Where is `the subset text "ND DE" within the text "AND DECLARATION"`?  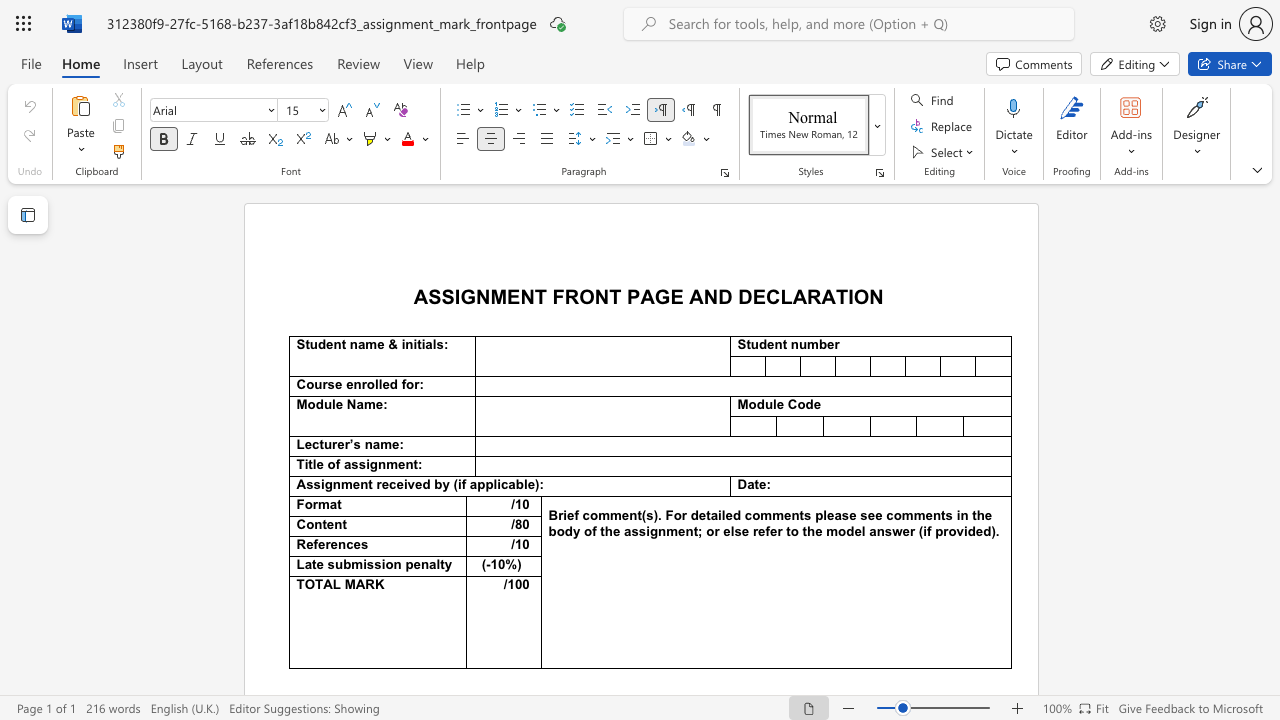
the subset text "ND DE" within the text "AND DECLARATION" is located at coordinates (703, 296).